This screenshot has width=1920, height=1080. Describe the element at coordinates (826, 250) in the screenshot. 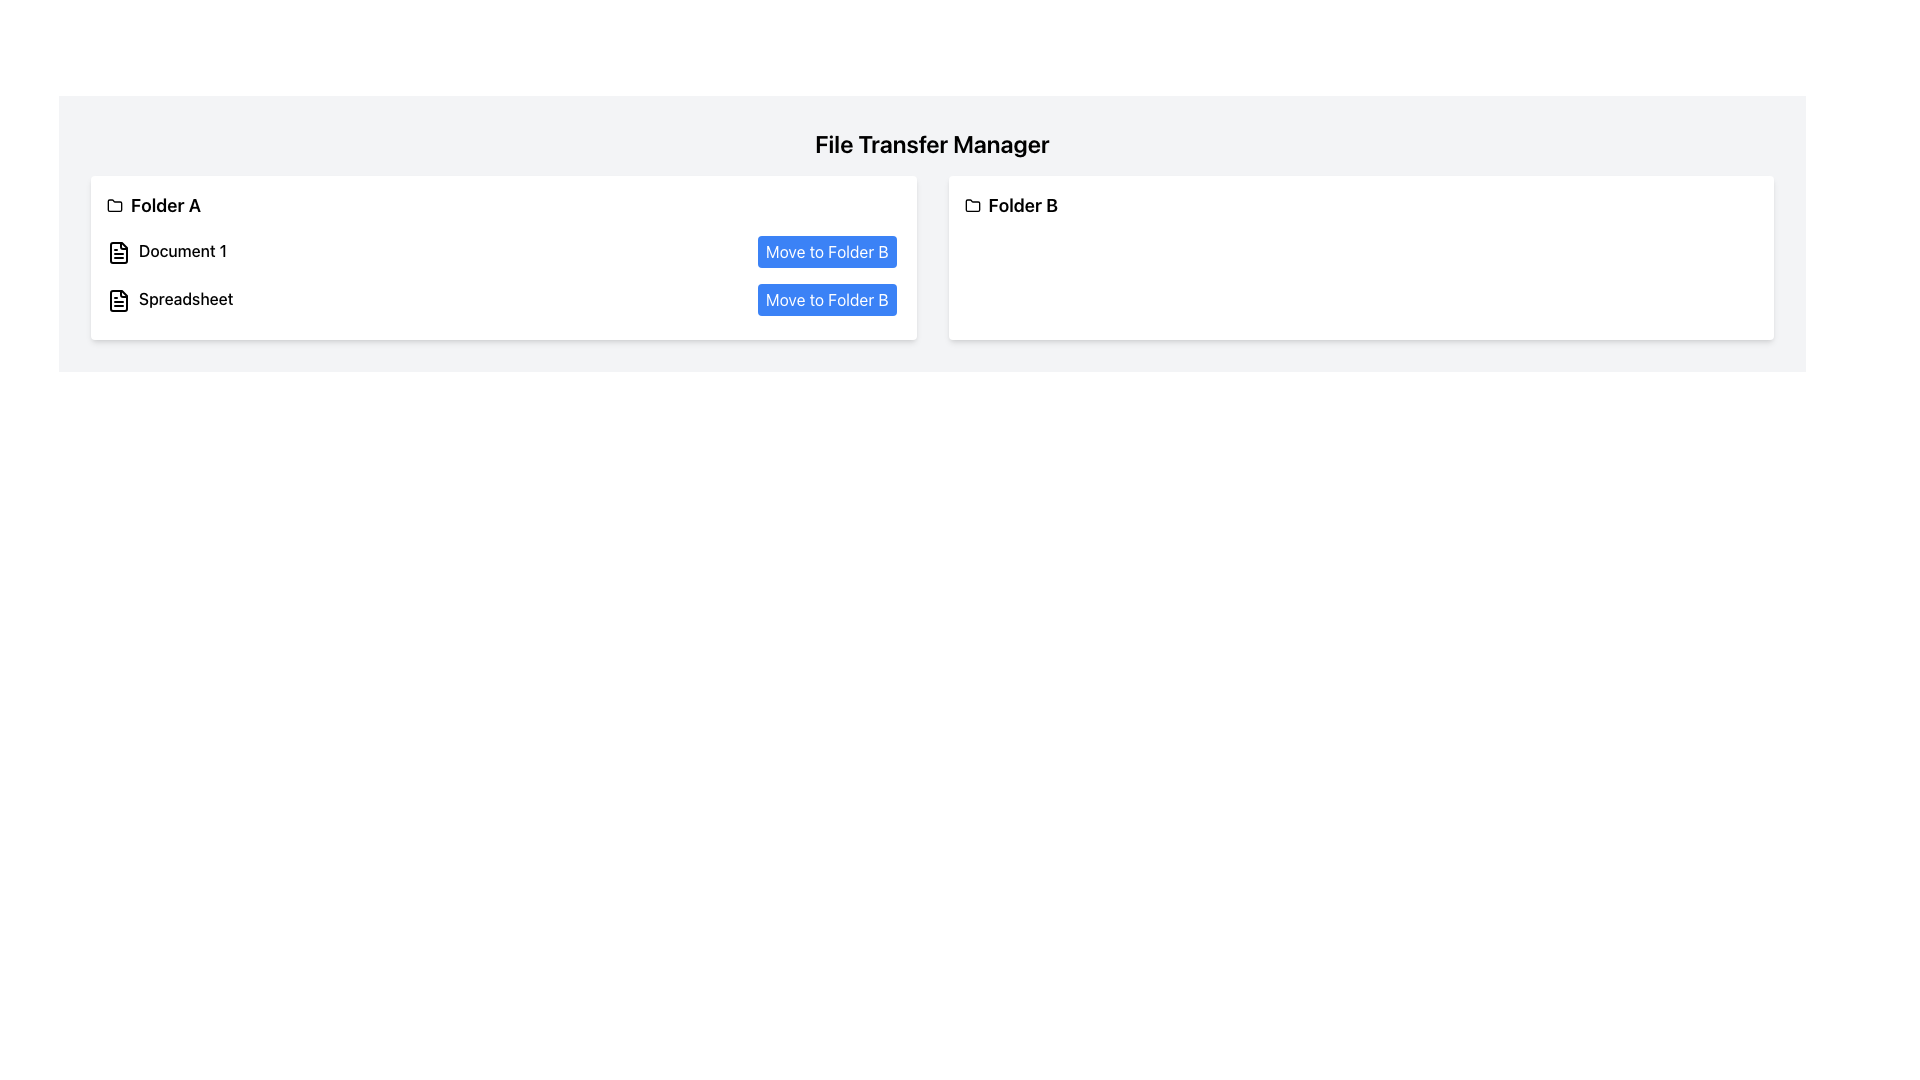

I see `the bright blue button with white text that reads 'Move to Folder B' to move the file` at that location.